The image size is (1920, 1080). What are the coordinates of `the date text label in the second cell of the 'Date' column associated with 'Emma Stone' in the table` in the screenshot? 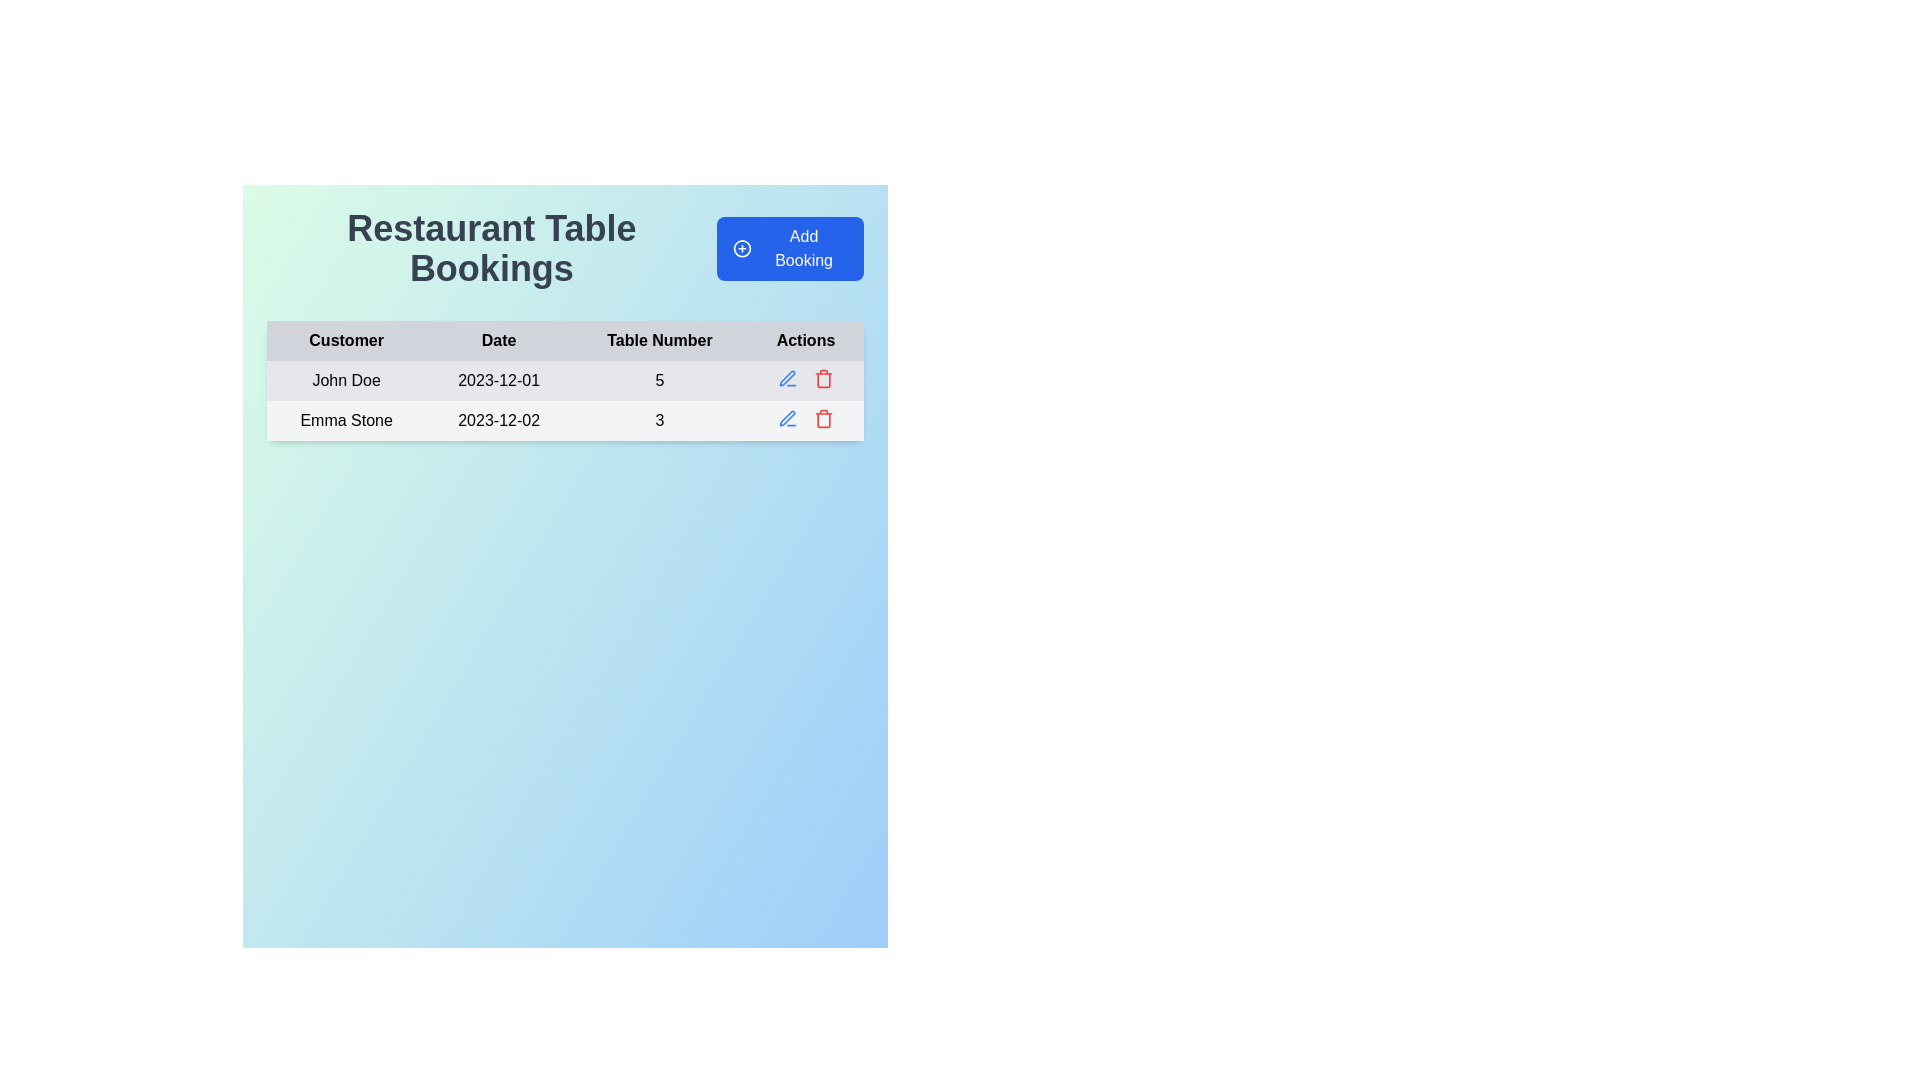 It's located at (499, 419).